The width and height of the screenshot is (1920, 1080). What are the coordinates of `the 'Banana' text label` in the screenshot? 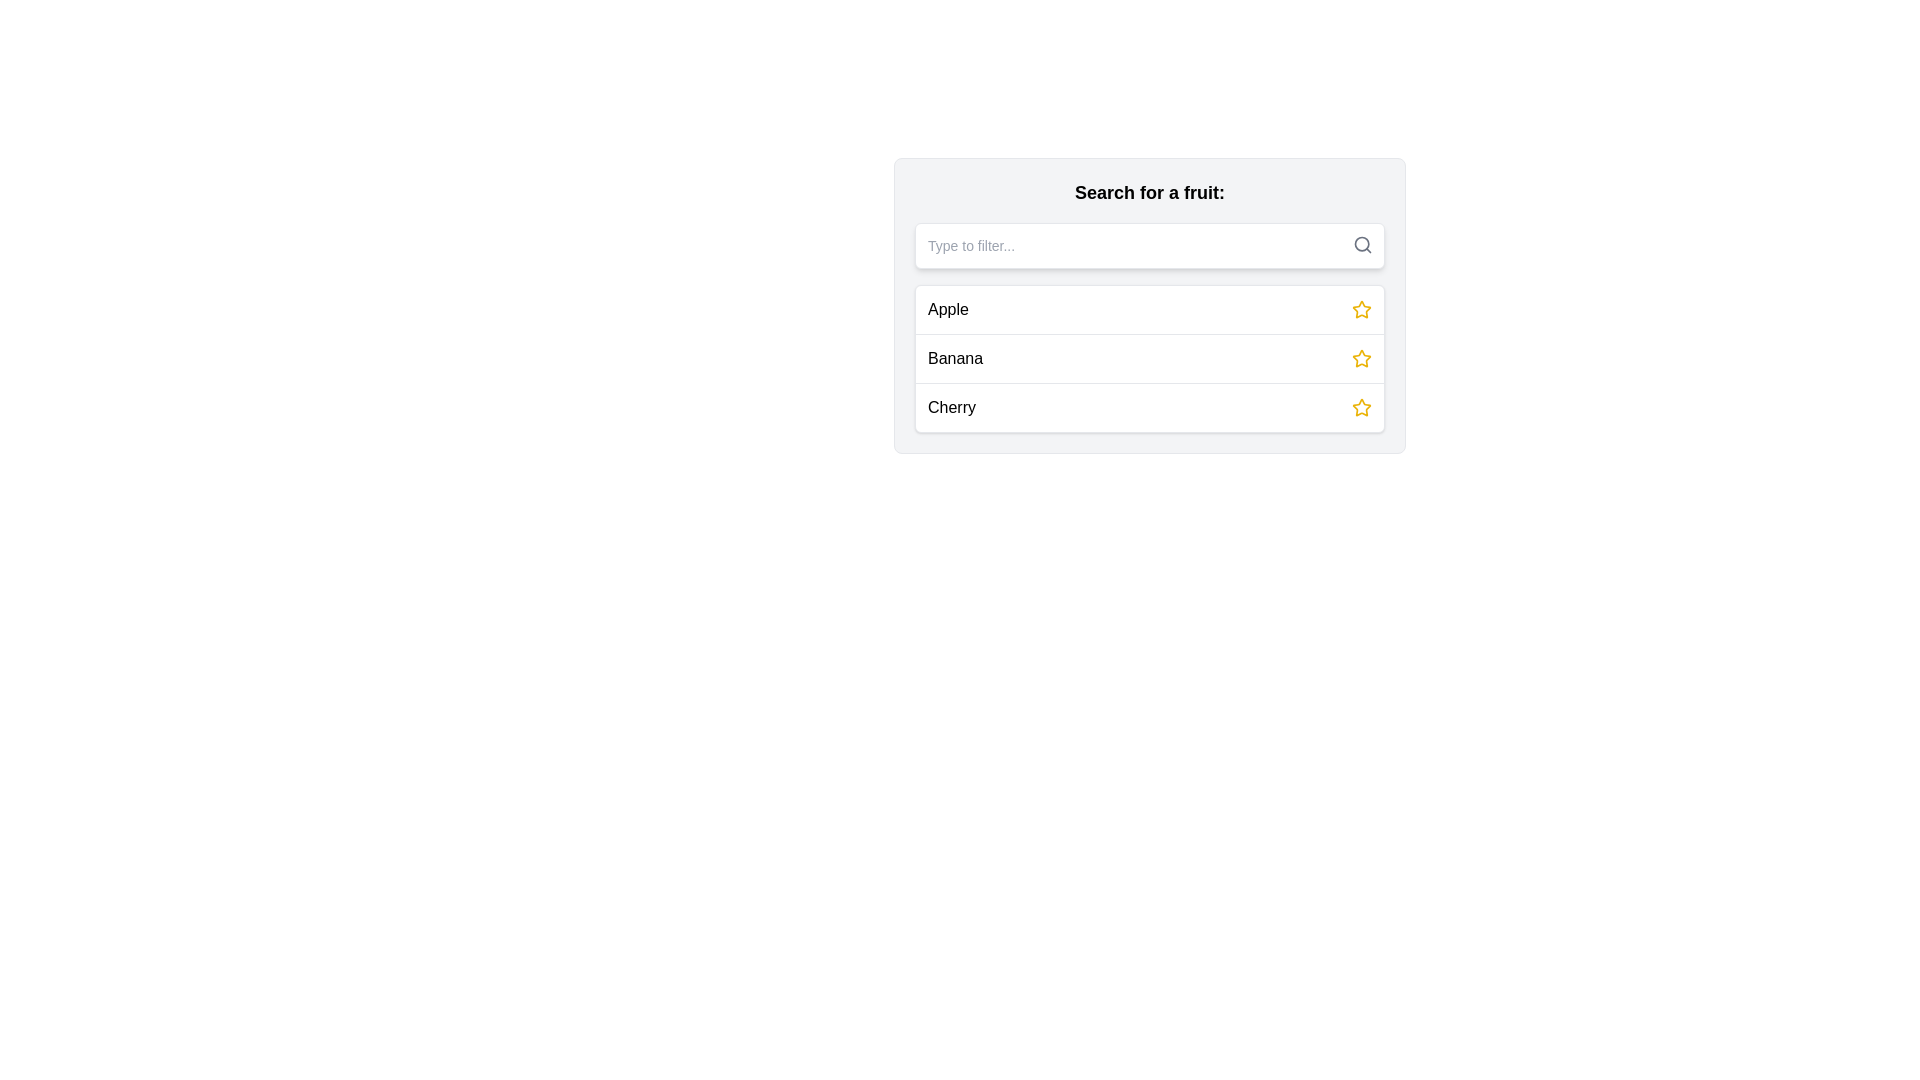 It's located at (954, 357).